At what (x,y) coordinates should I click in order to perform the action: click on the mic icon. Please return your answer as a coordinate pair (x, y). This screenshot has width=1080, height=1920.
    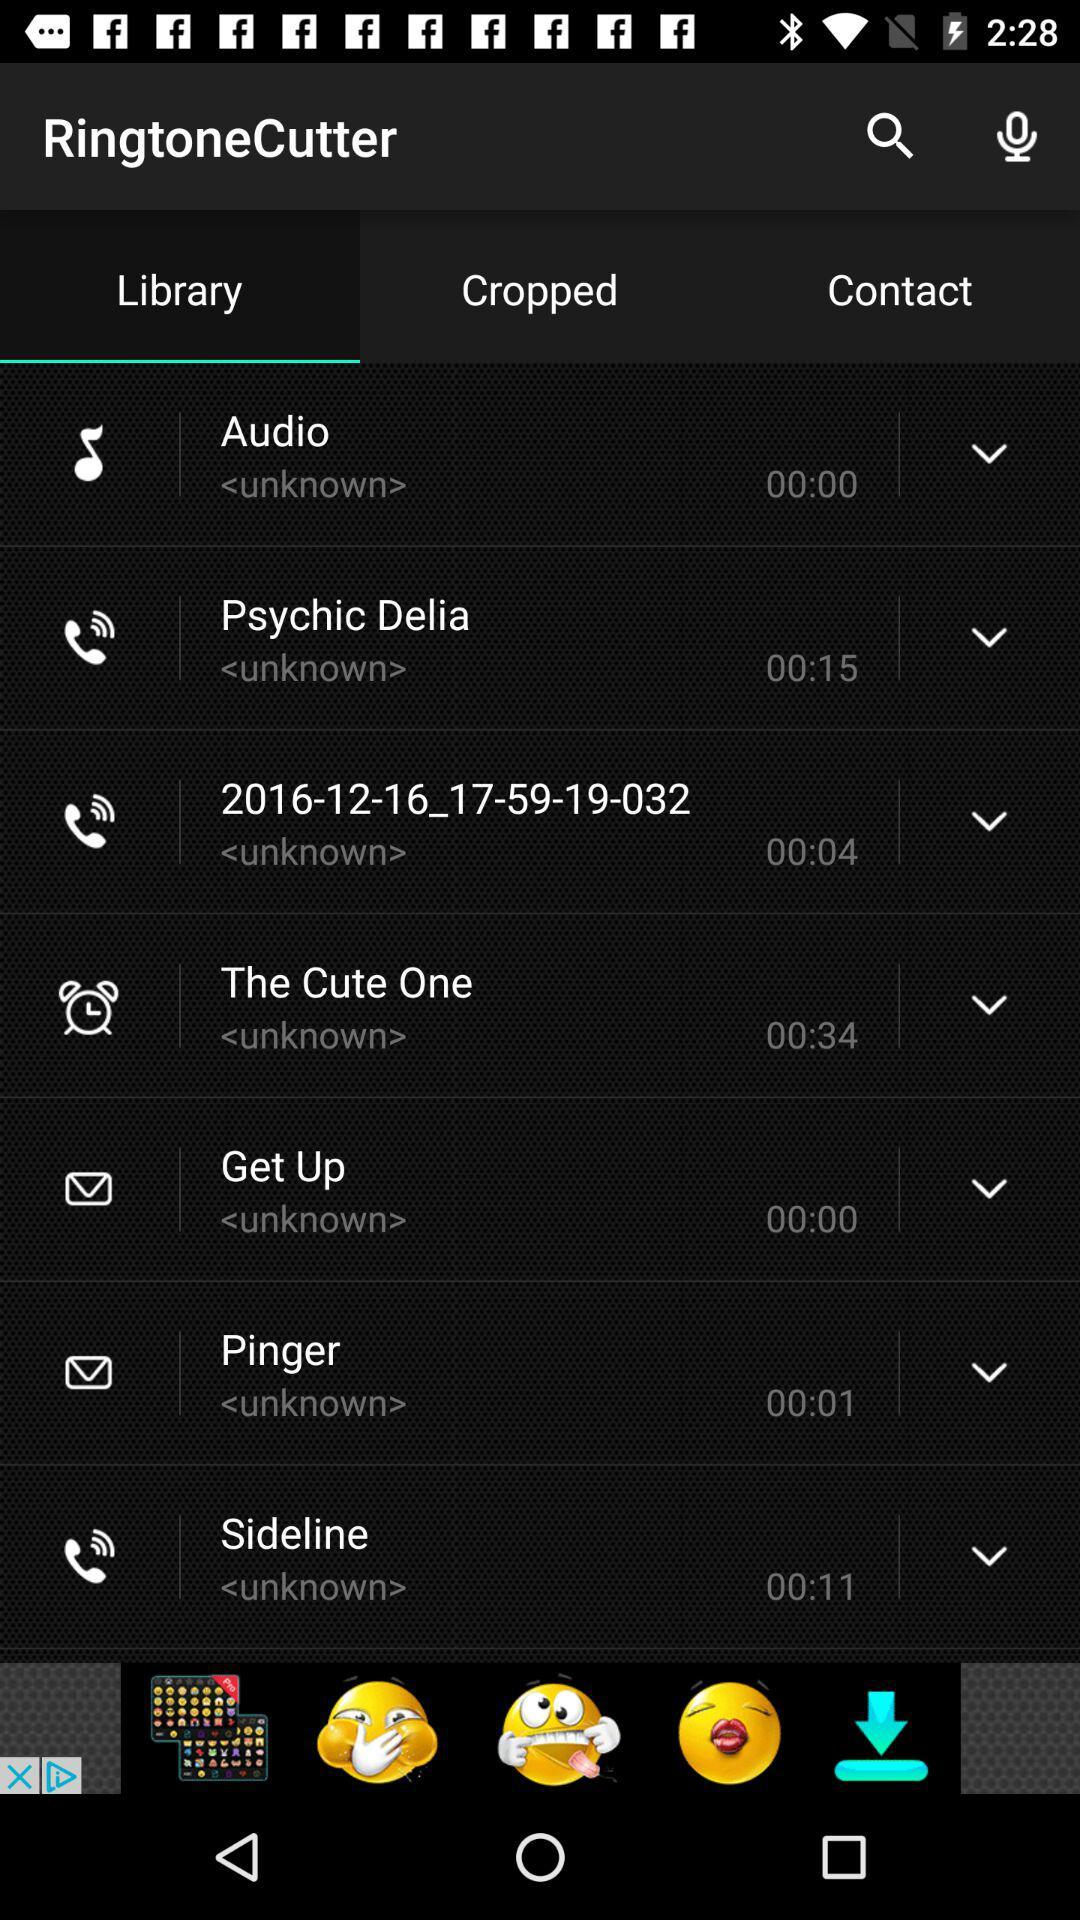
    Looking at the image, I should click on (1017, 136).